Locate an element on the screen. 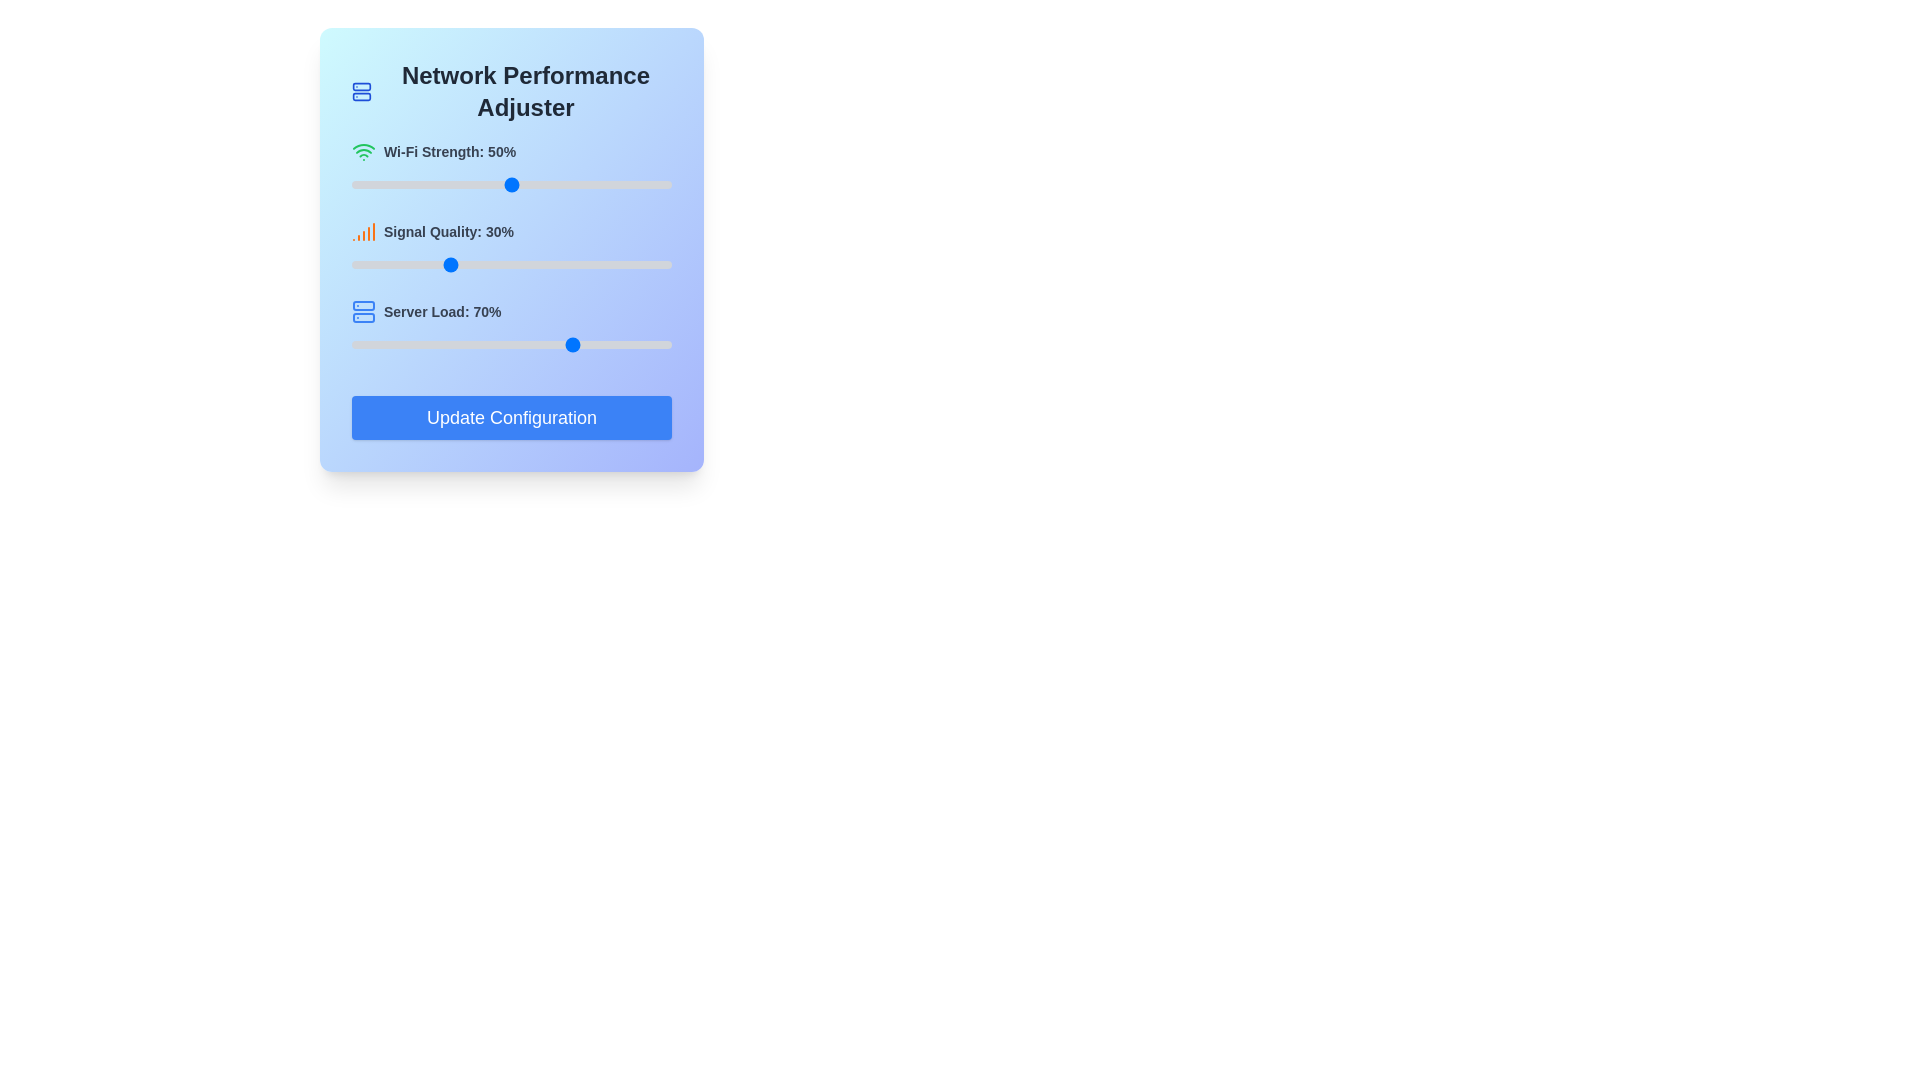  the server load slider is located at coordinates (402, 343).